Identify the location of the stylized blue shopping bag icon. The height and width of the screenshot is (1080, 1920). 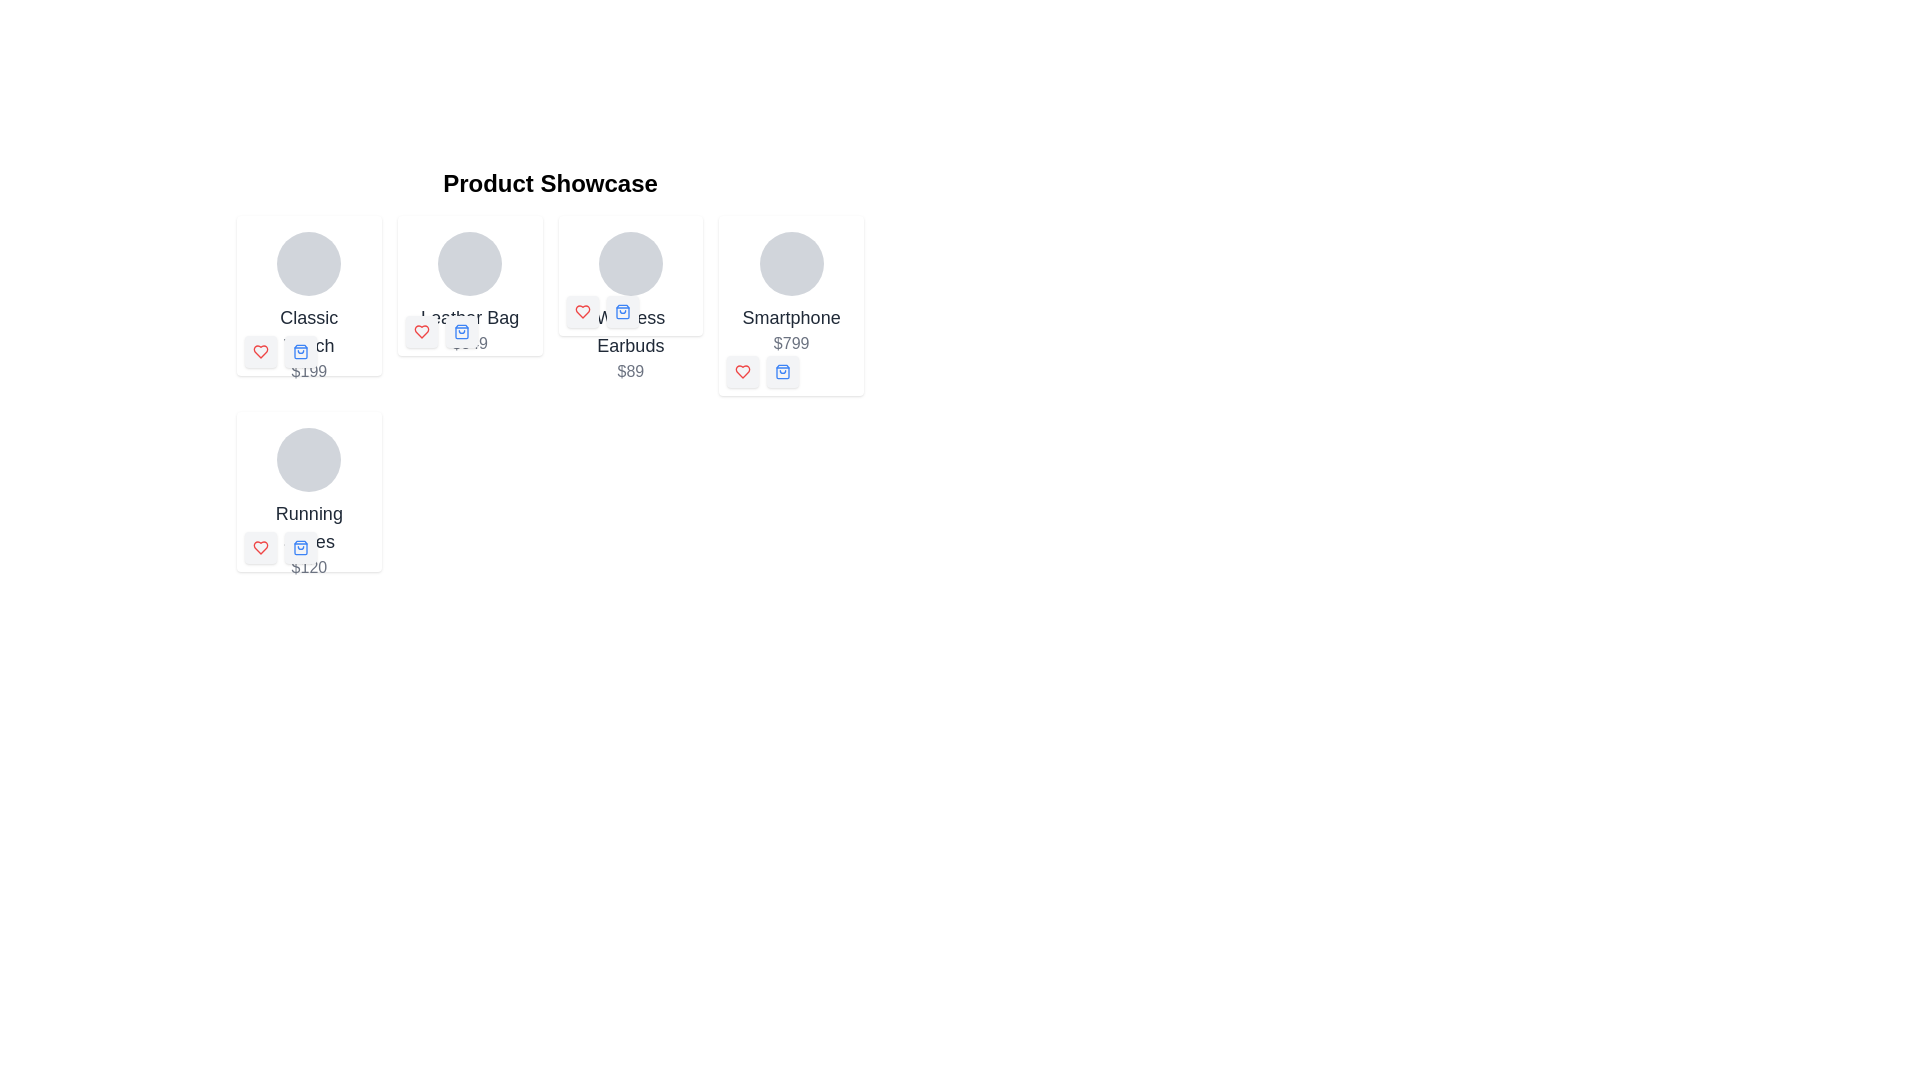
(300, 350).